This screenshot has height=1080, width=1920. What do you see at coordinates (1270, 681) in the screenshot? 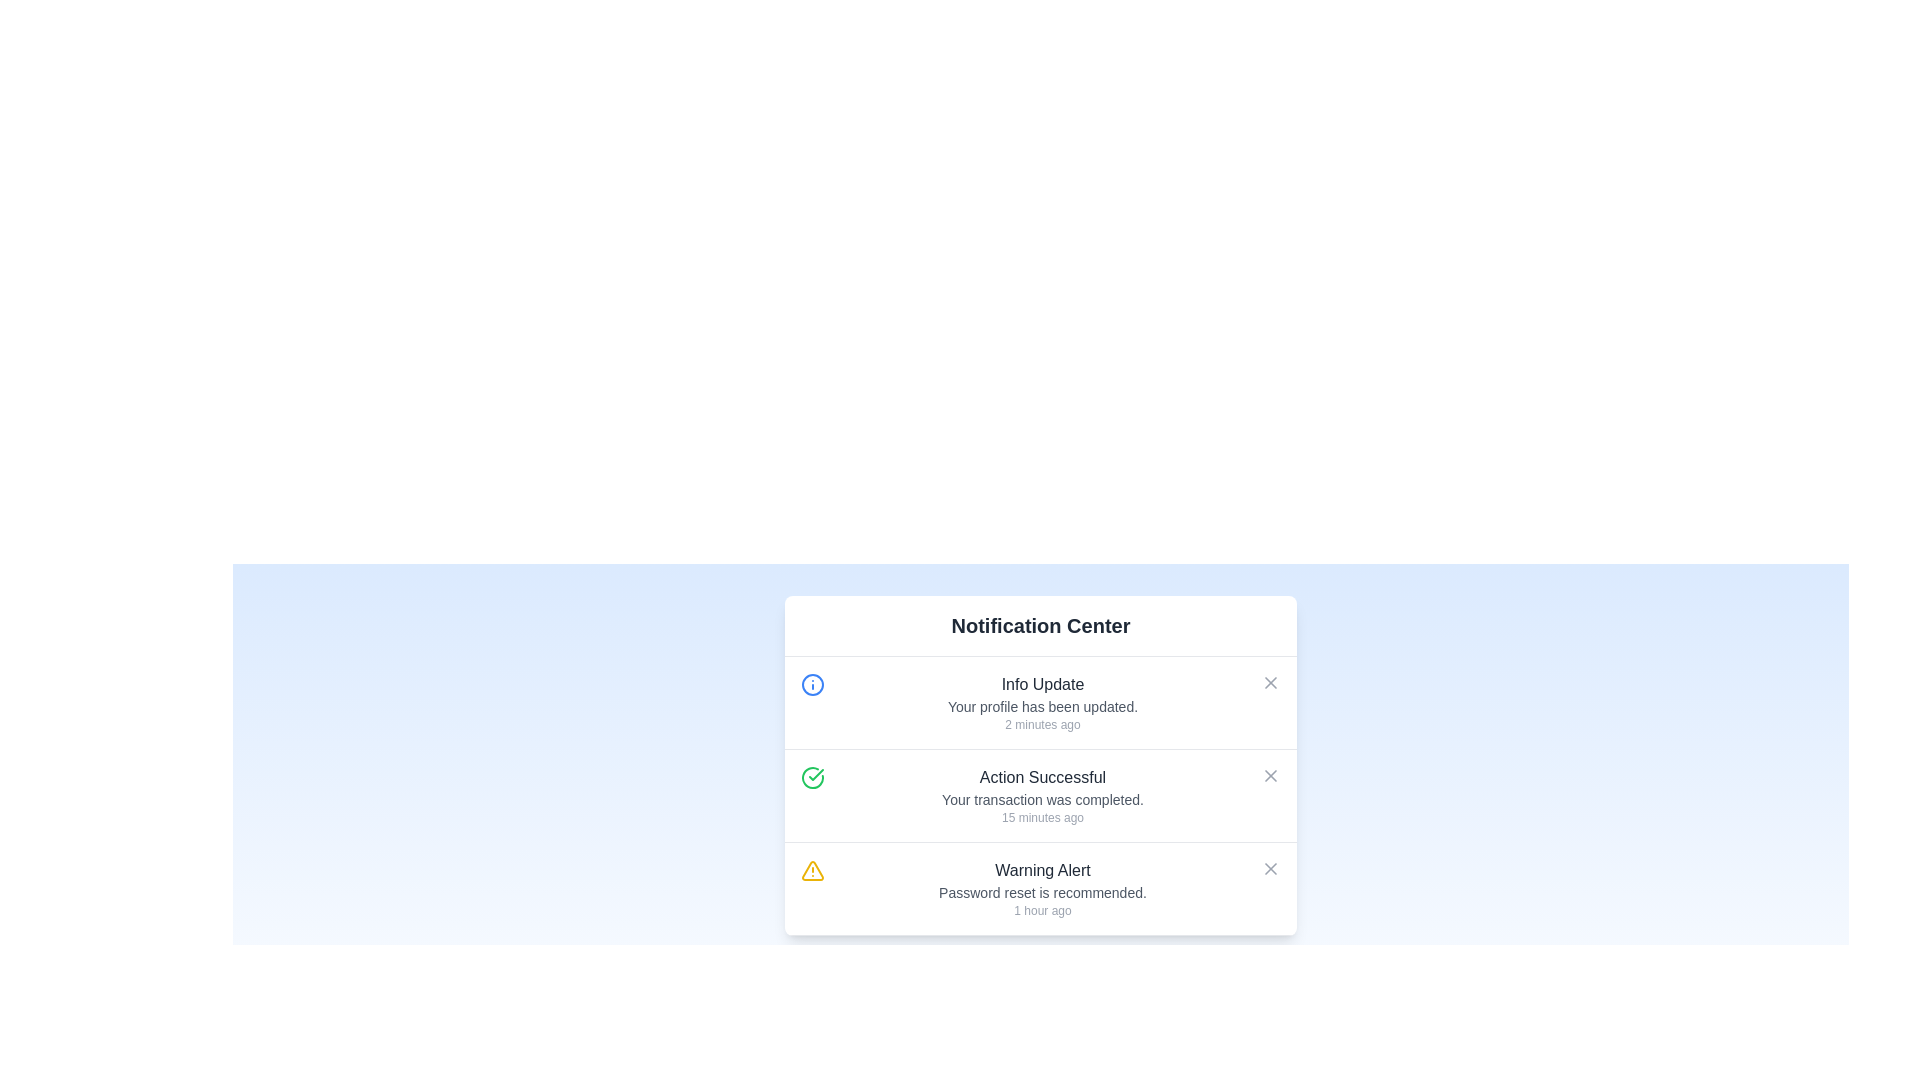
I see `the Close icon button, represented as an 'X' icon, located at the far right of the first notification in the notification list interface` at bounding box center [1270, 681].